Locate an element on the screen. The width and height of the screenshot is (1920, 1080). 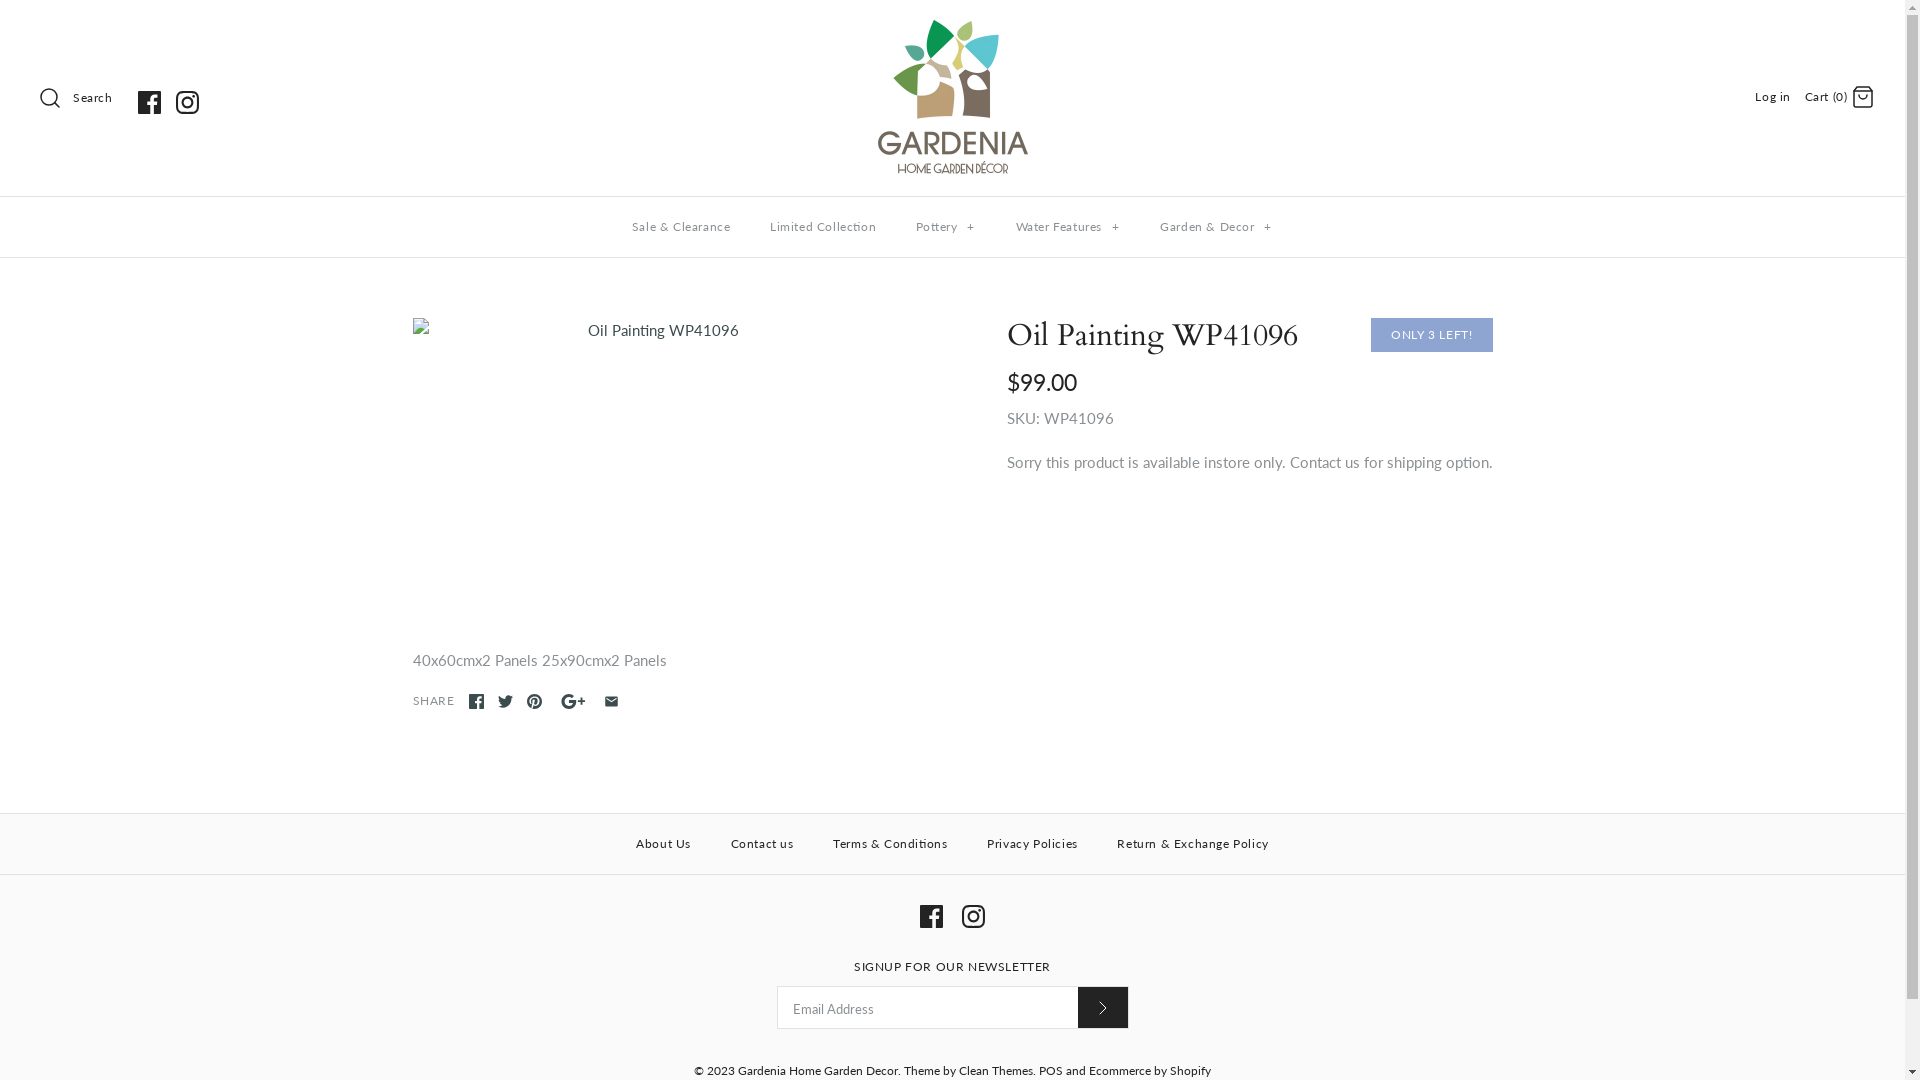
'Cart (0)' is located at coordinates (1839, 95).